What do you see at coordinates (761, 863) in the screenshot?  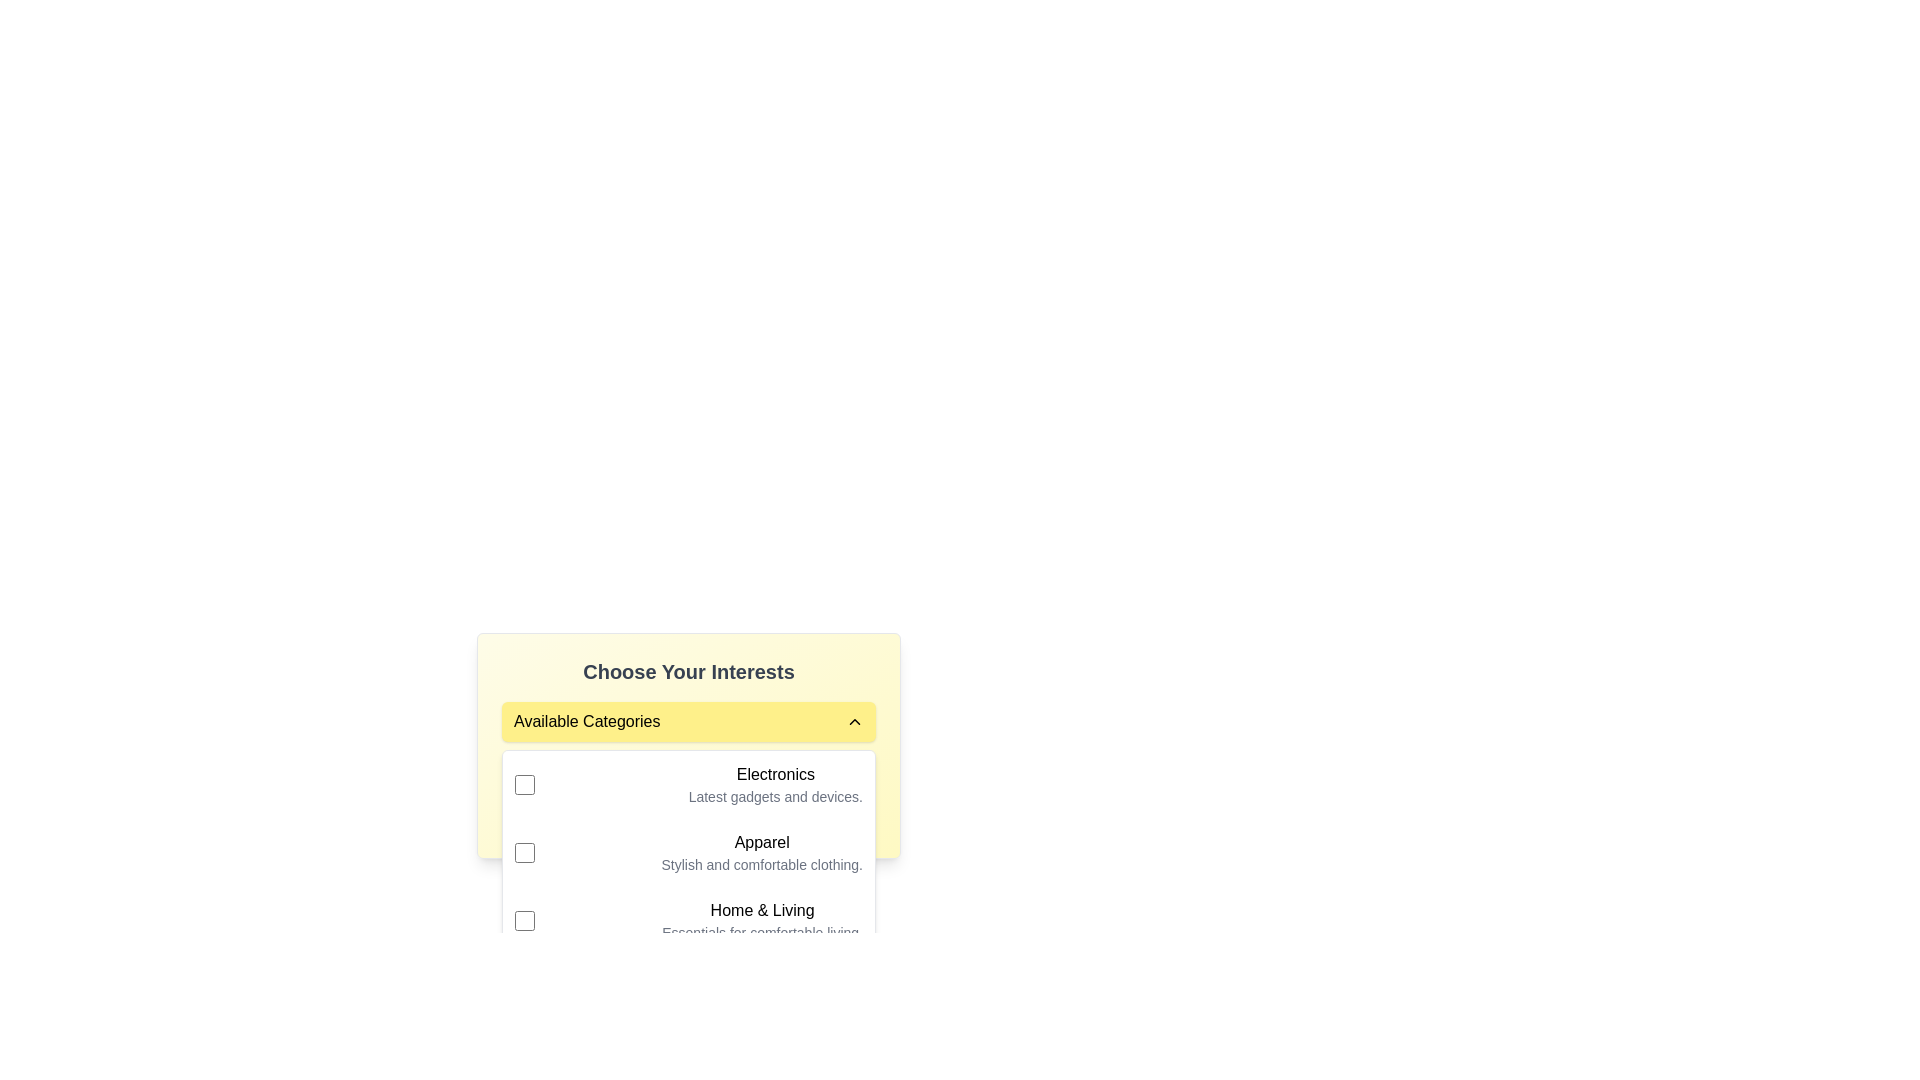 I see `the static text element displaying 'Stylish and comfortable clothing.' located beneath the heading 'Apparel' in the 'Available Categories' group` at bounding box center [761, 863].